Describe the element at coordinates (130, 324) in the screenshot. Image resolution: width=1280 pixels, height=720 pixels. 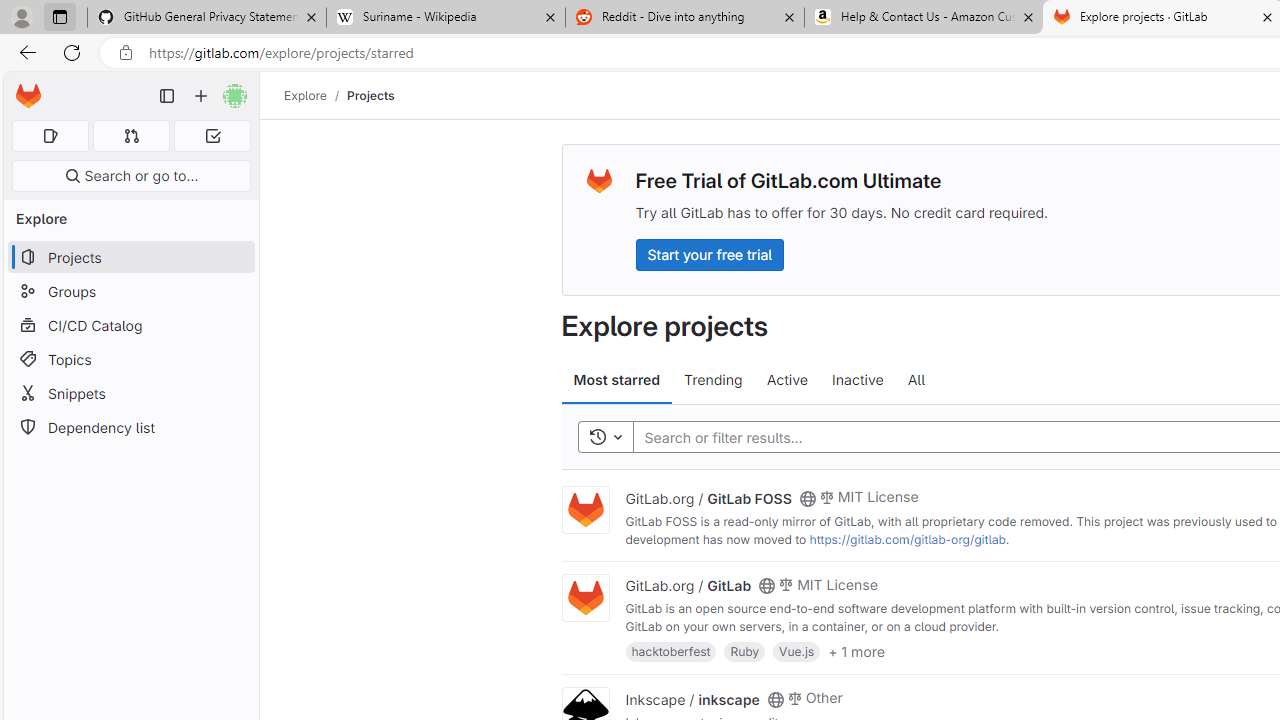
I see `'CI/CD Catalog'` at that location.